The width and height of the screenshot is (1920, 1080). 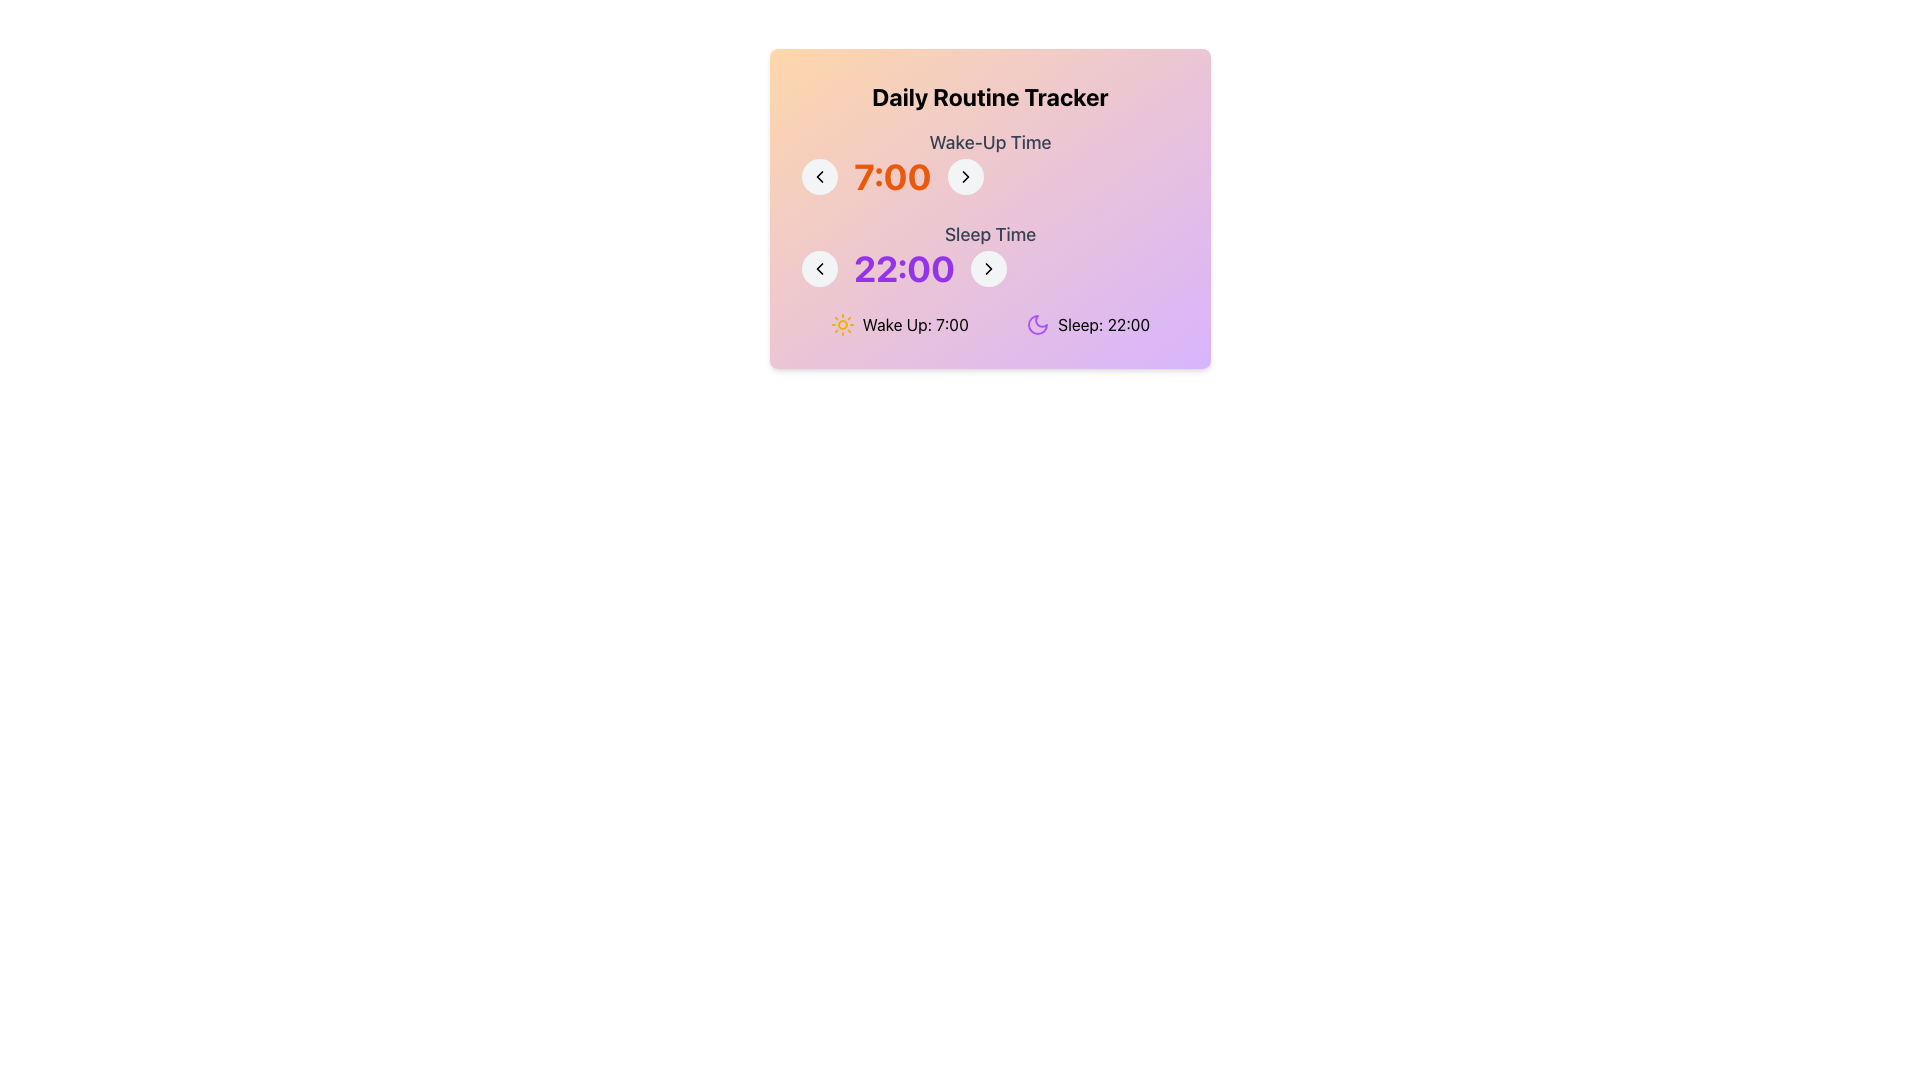 What do you see at coordinates (820, 268) in the screenshot?
I see `the left-pointing chevron icon button for decrementing the sleep time, located to the left of the time label '22:00' in the bottom row of the interface` at bounding box center [820, 268].